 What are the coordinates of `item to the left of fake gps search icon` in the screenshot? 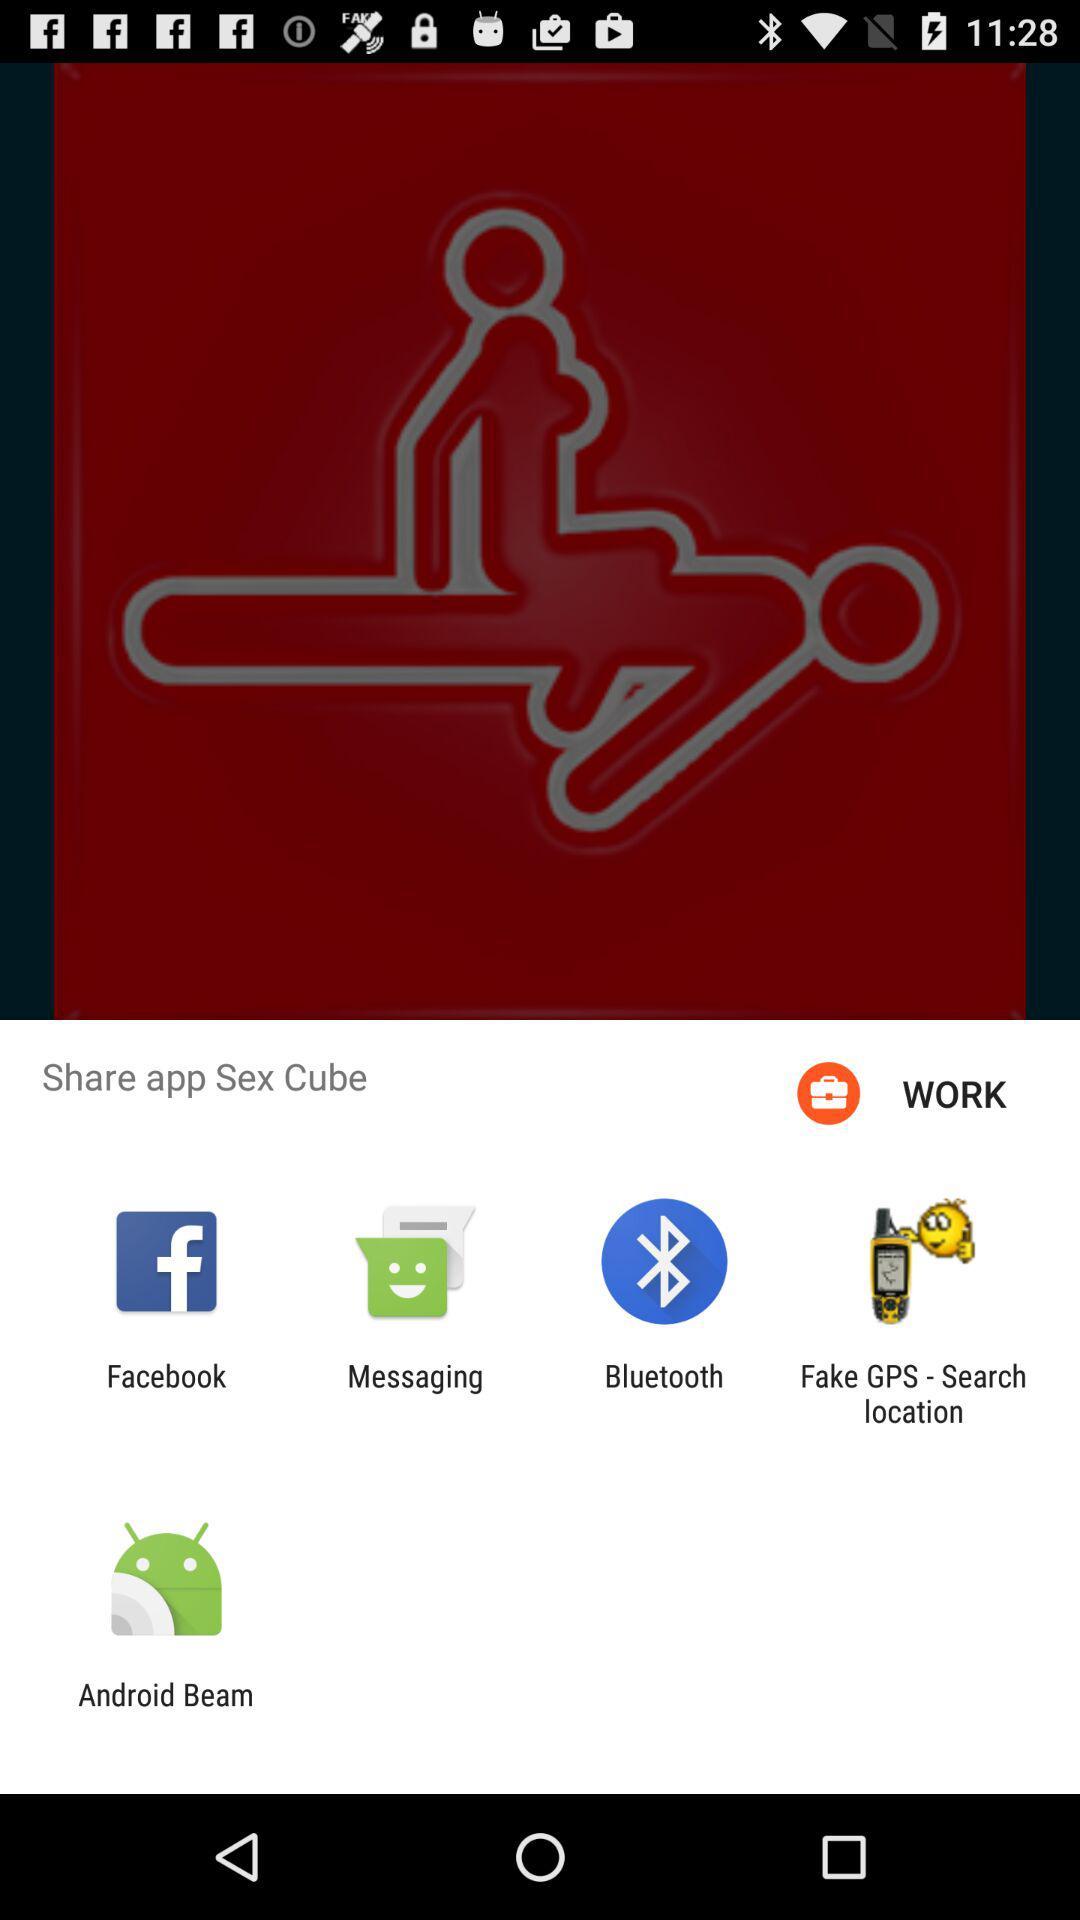 It's located at (664, 1392).